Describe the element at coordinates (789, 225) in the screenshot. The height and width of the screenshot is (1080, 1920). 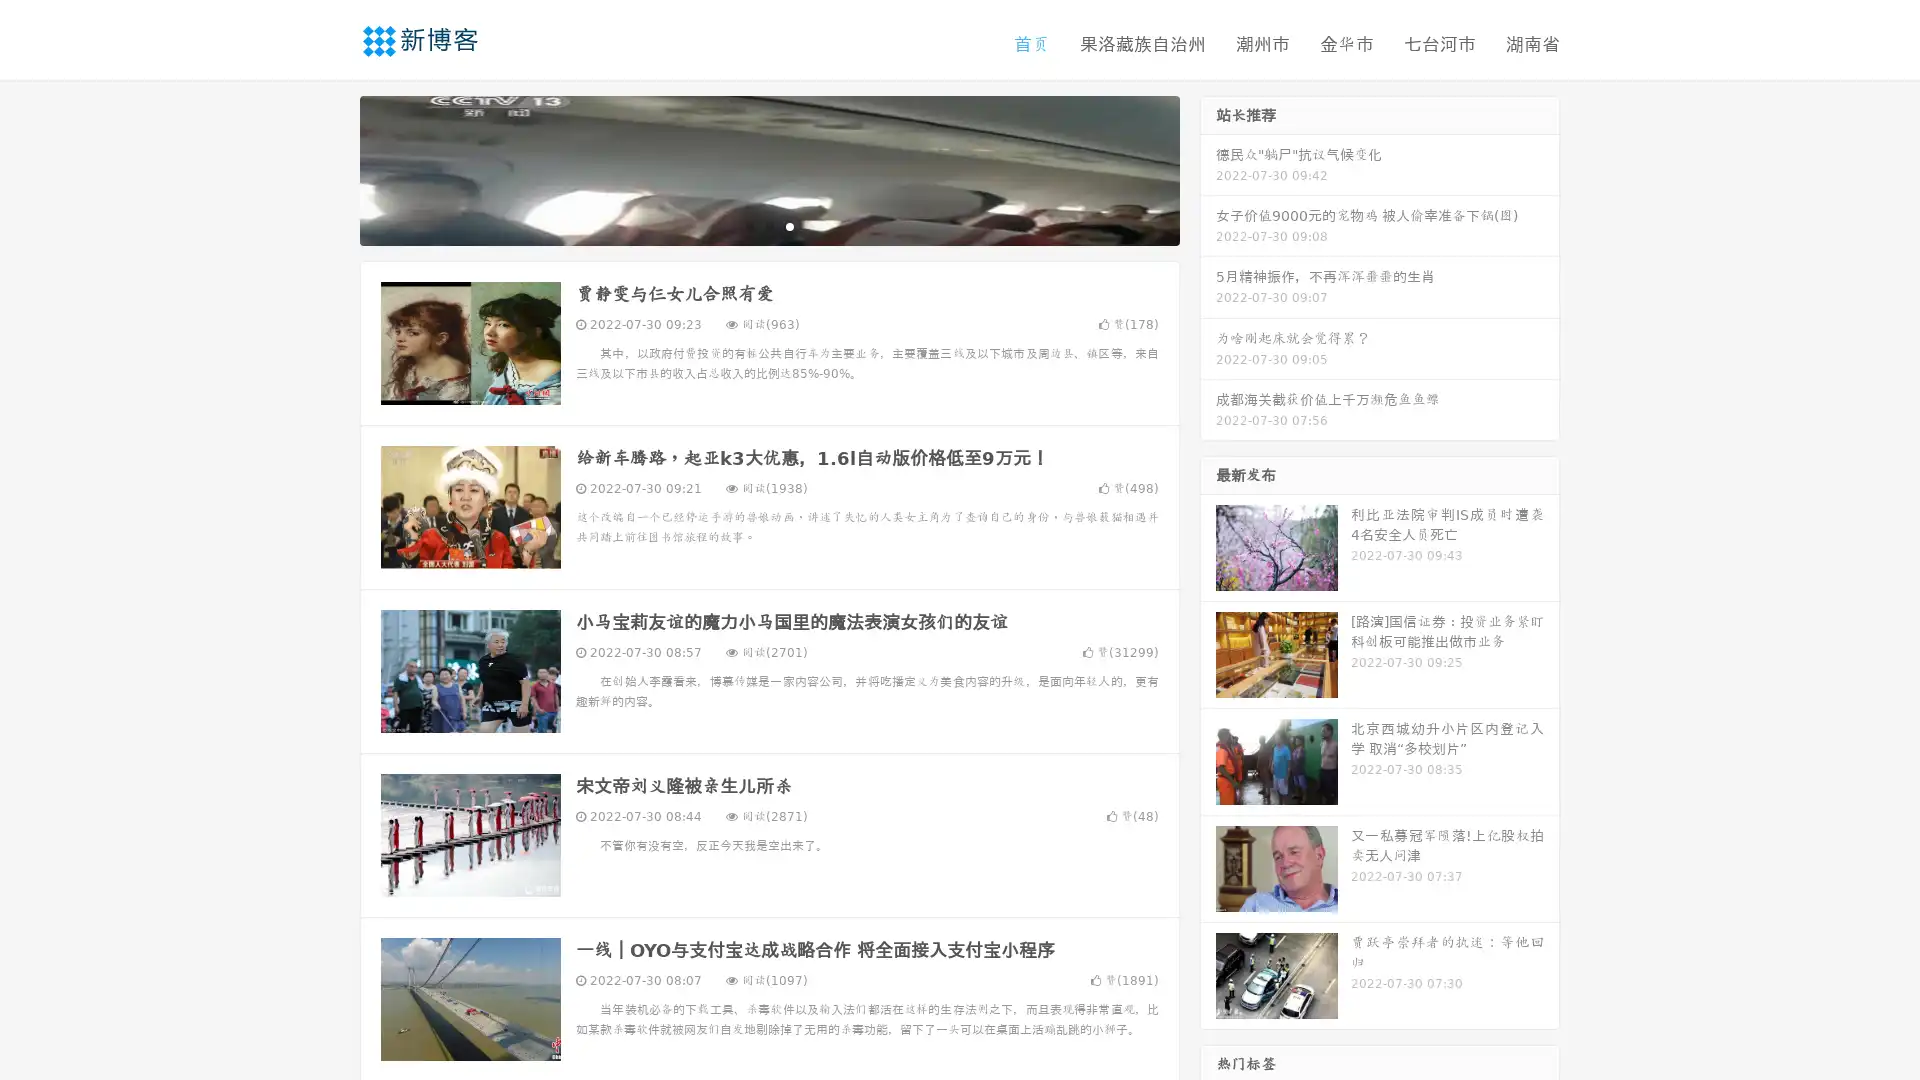
I see `Go to slide 3` at that location.